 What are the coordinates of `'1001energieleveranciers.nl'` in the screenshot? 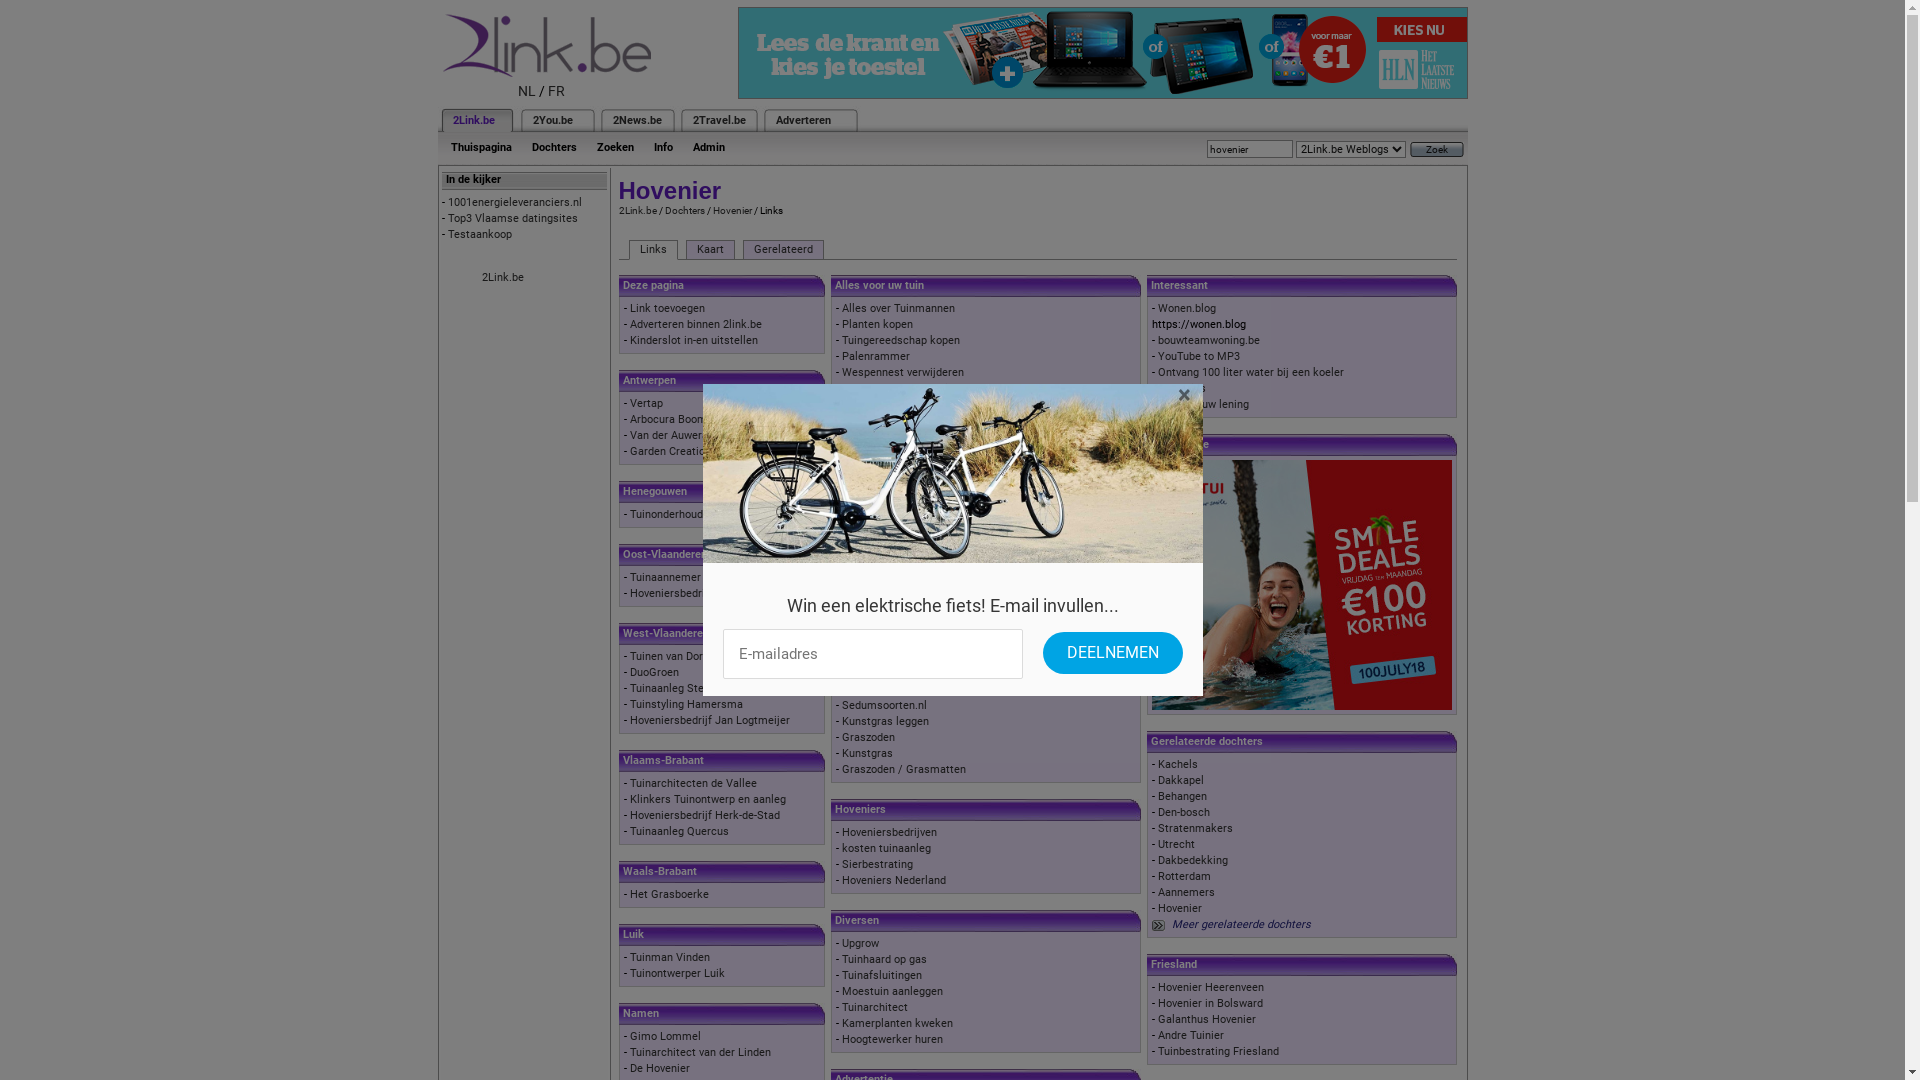 It's located at (446, 202).